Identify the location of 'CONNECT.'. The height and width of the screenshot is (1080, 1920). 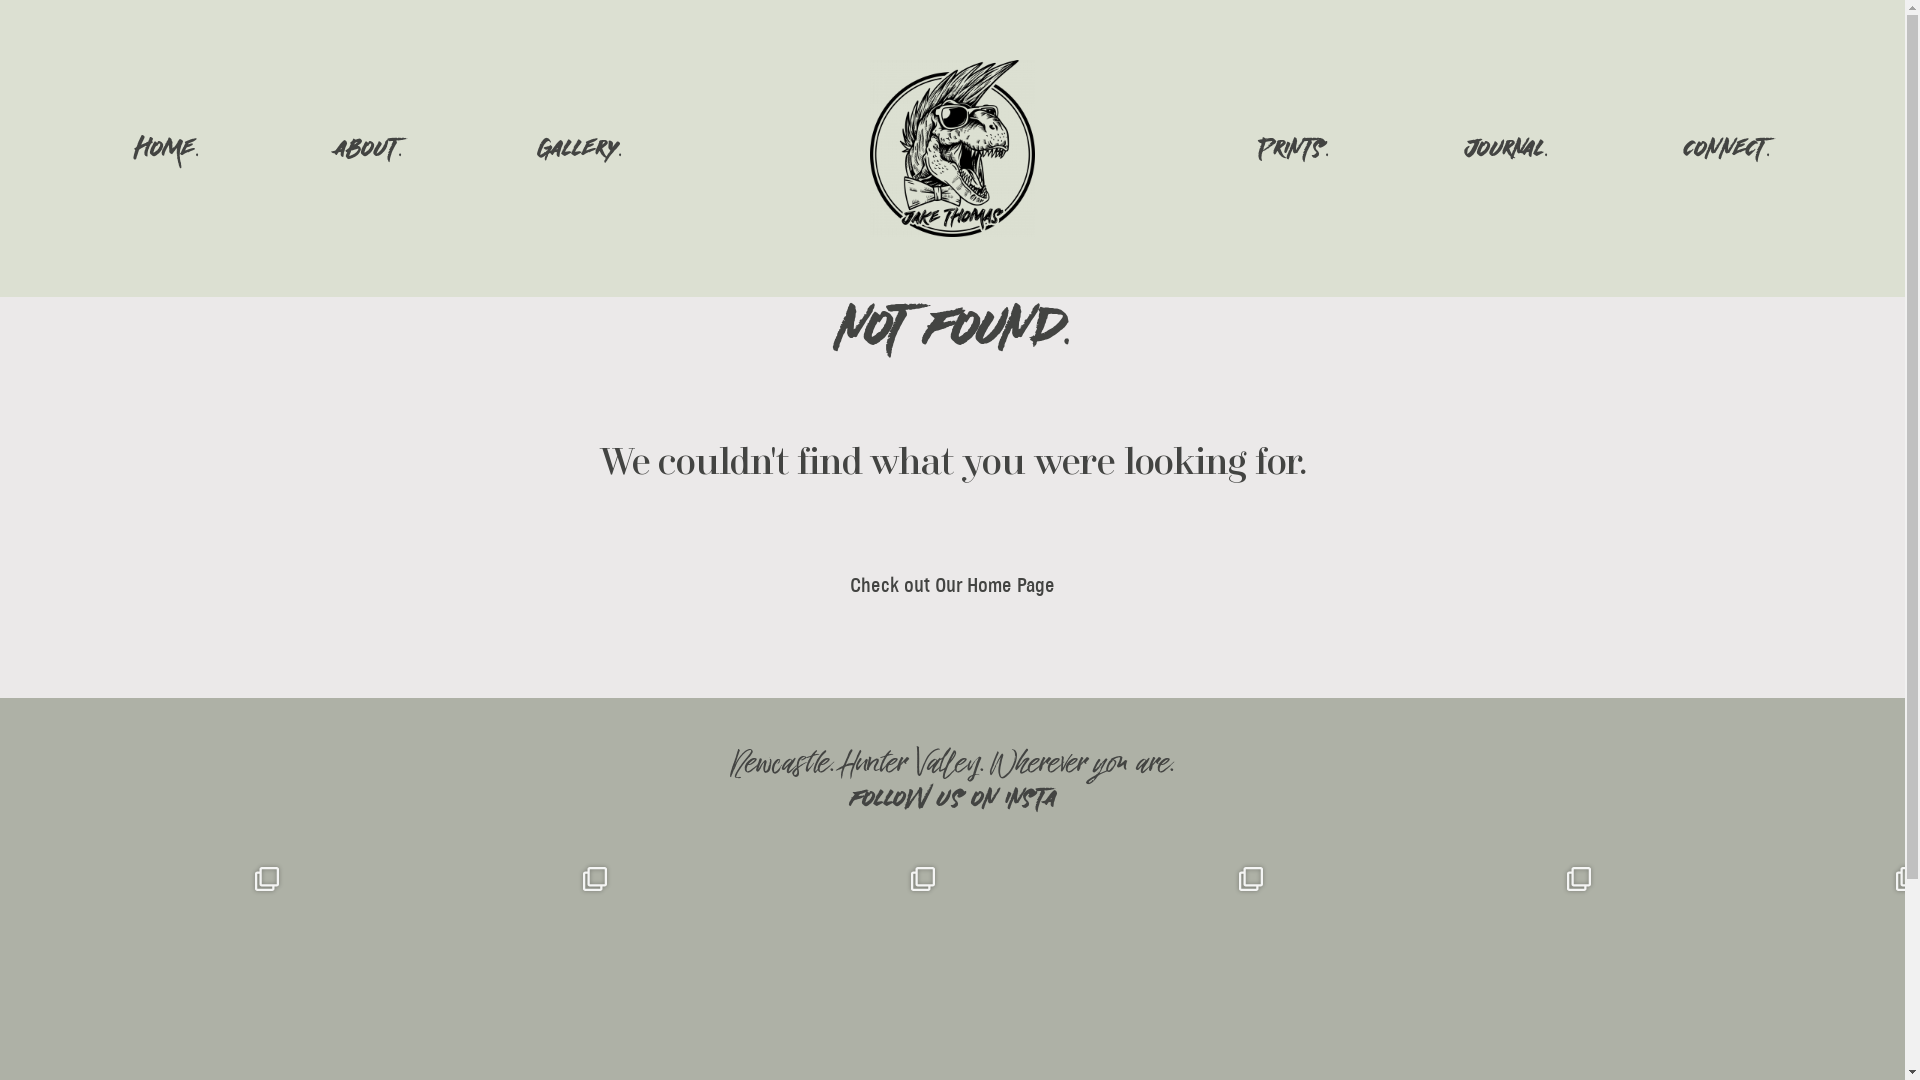
(1725, 147).